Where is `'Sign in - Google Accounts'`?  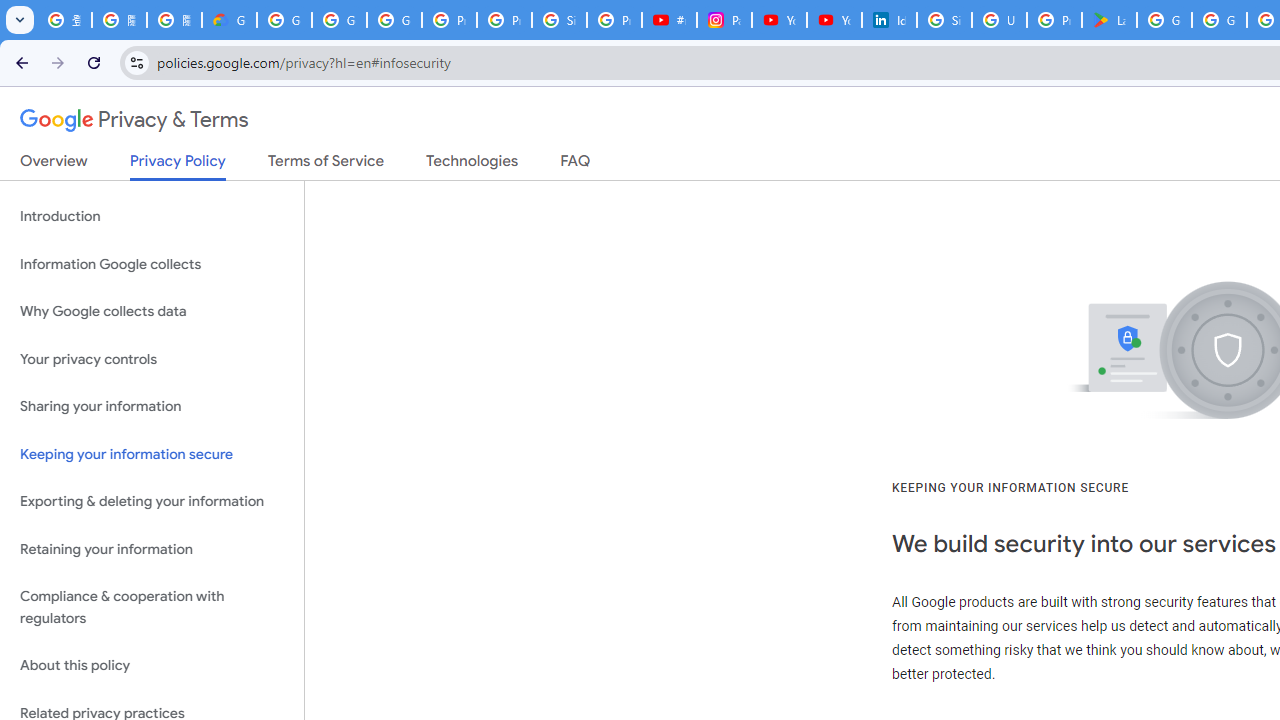 'Sign in - Google Accounts' is located at coordinates (943, 20).